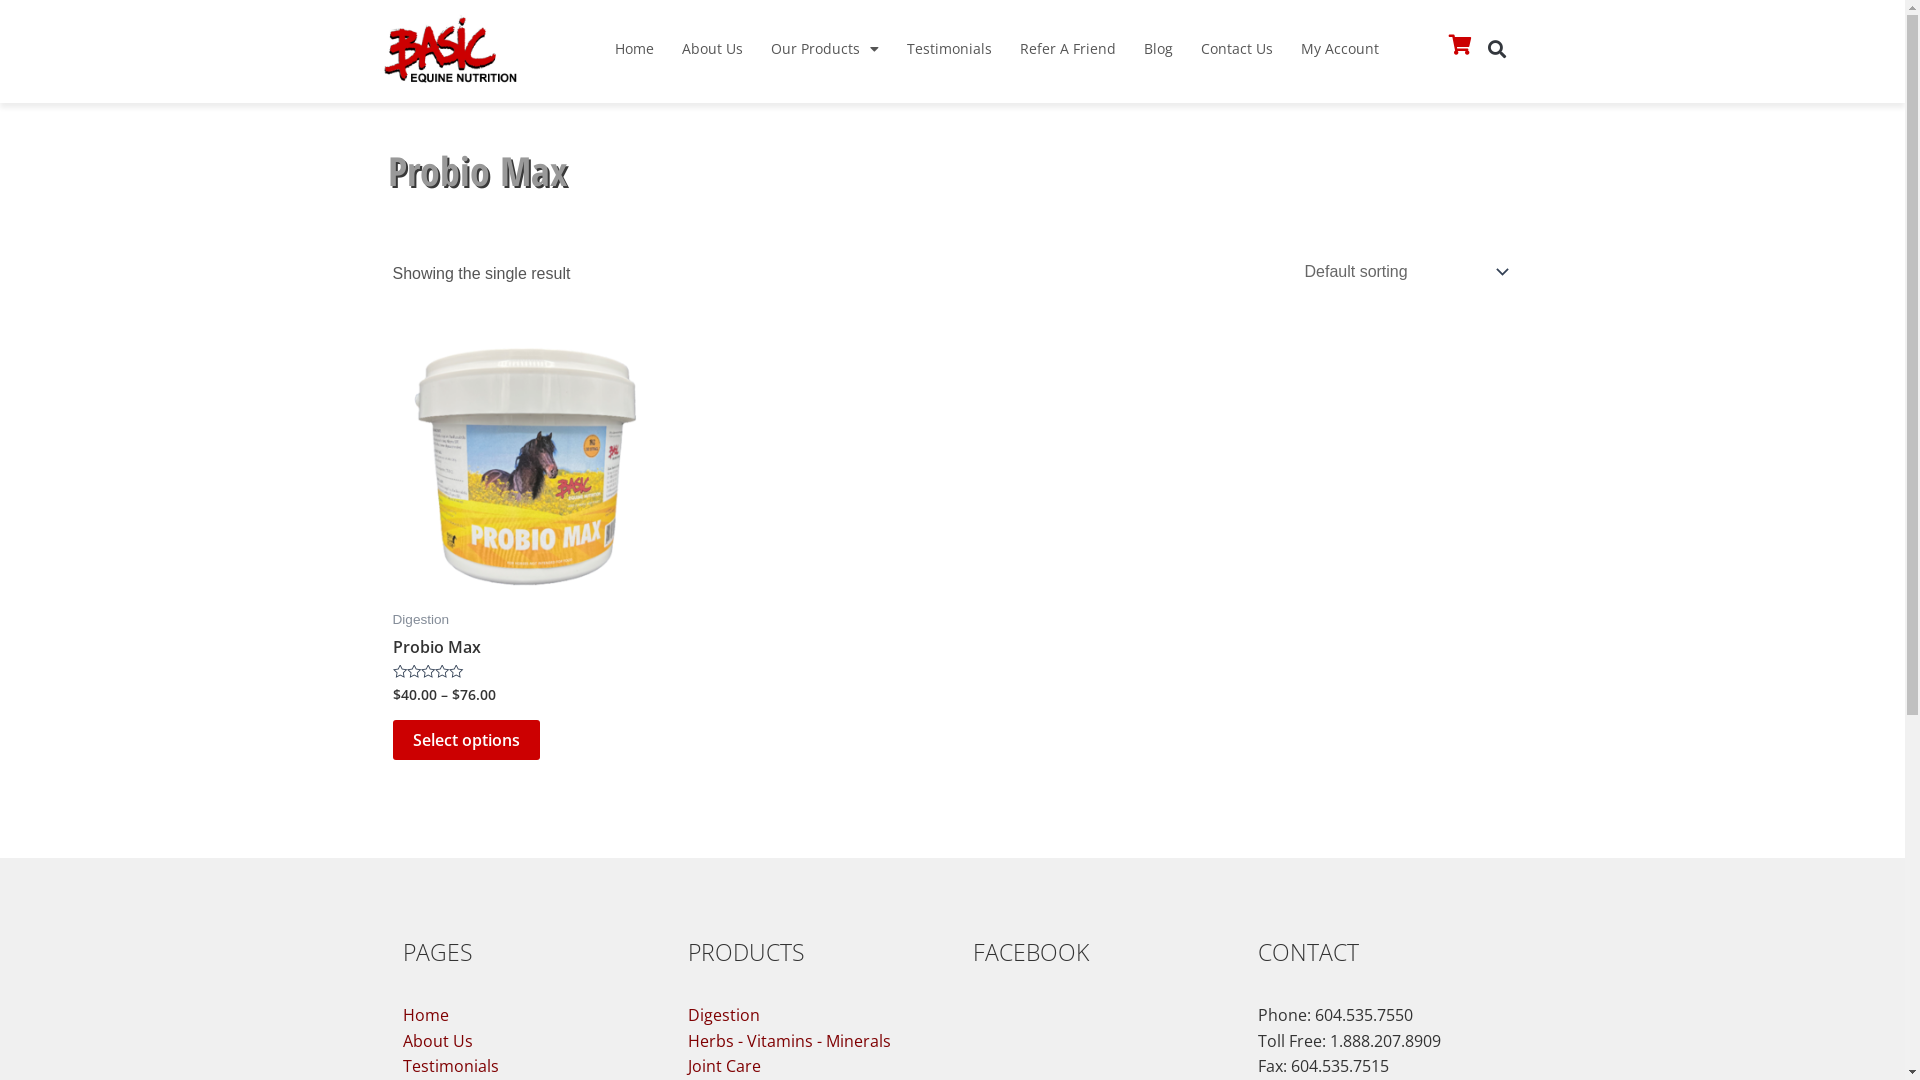 The width and height of the screenshot is (1920, 1080). What do you see at coordinates (1286, 48) in the screenshot?
I see `'My Account'` at bounding box center [1286, 48].